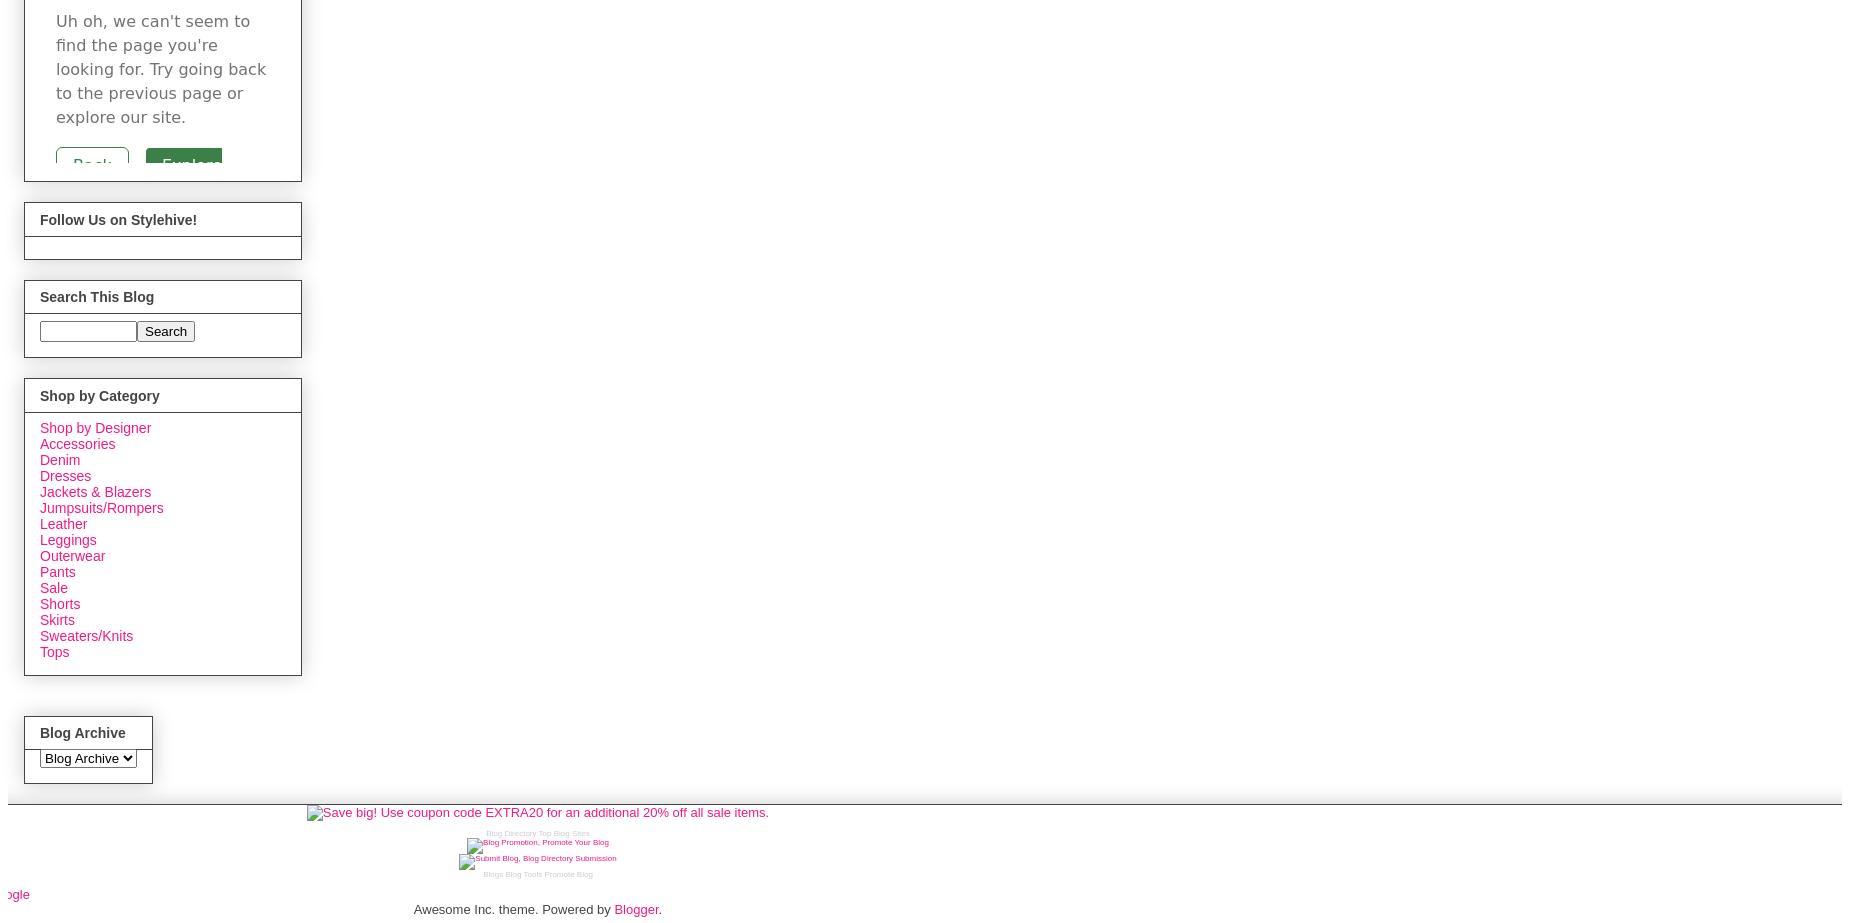  I want to click on 'Pants', so click(56, 569).